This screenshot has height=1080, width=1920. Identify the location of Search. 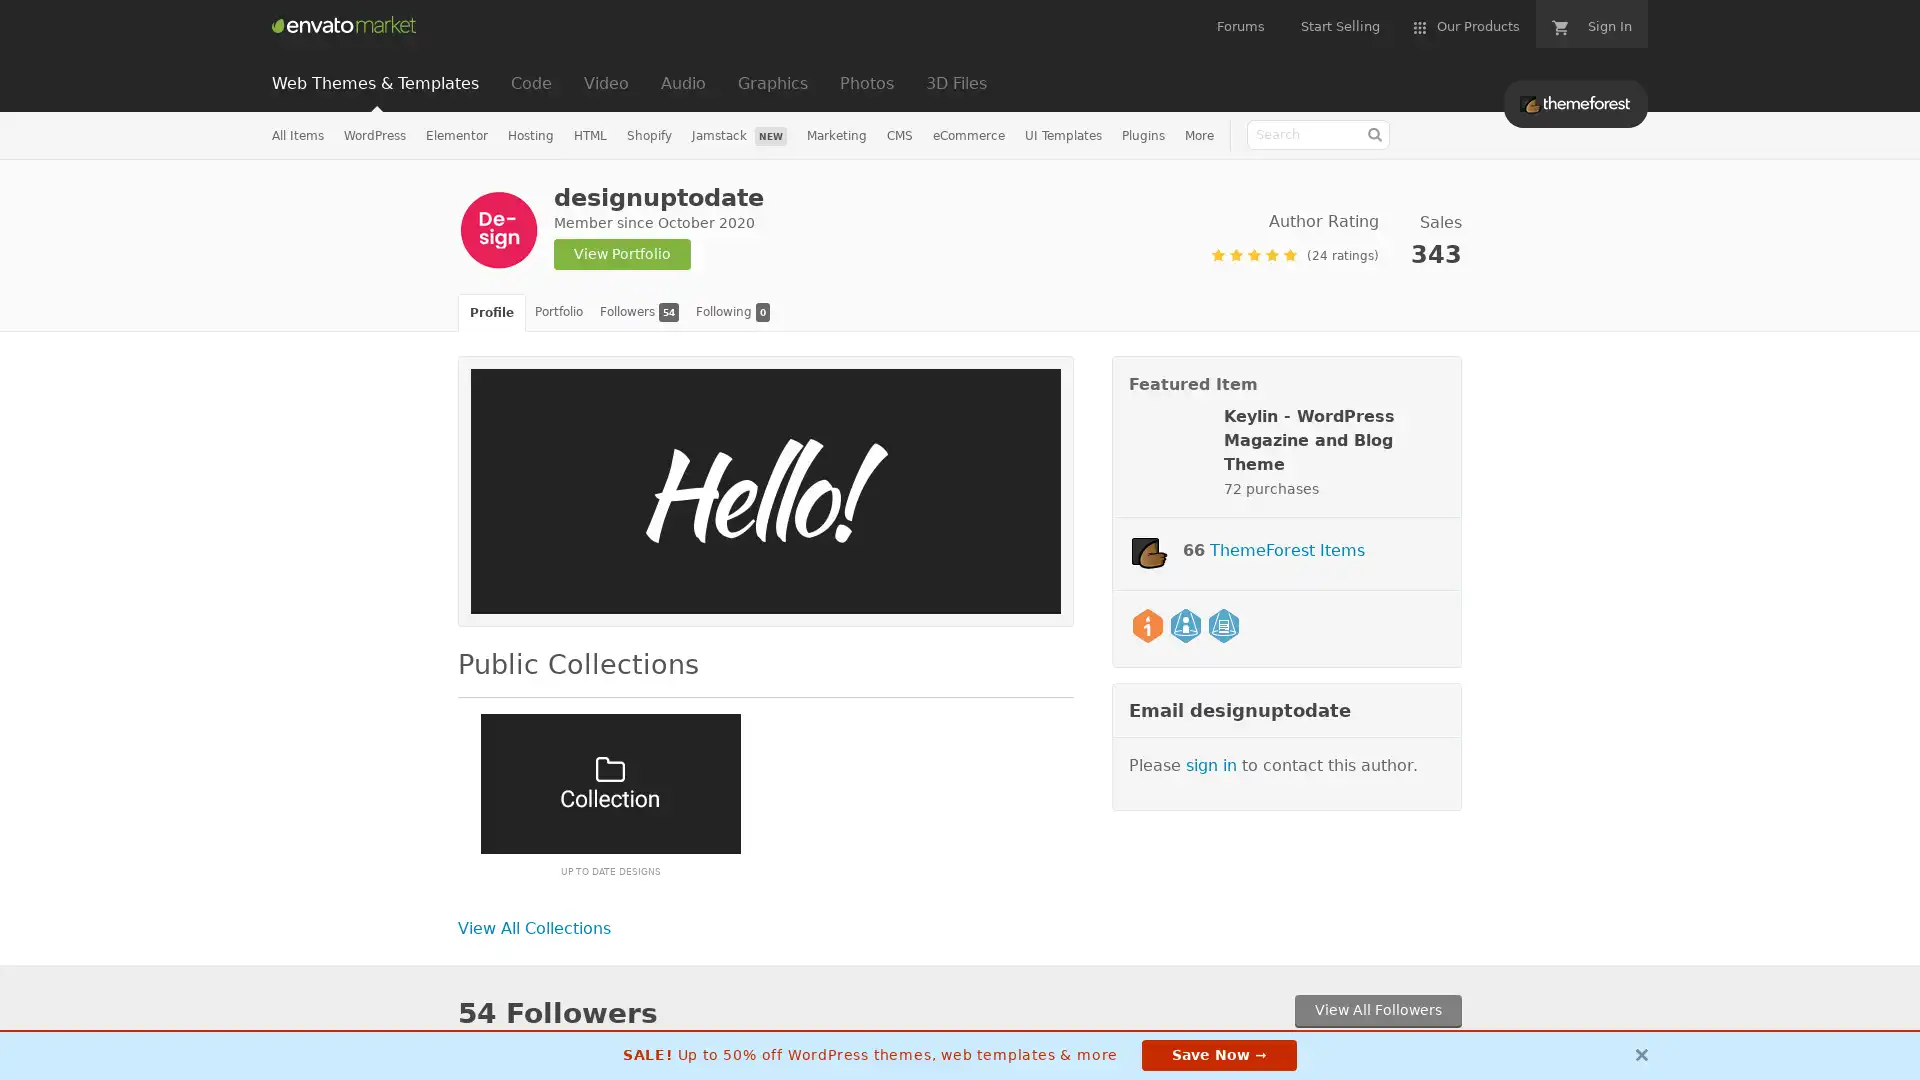
(1373, 135).